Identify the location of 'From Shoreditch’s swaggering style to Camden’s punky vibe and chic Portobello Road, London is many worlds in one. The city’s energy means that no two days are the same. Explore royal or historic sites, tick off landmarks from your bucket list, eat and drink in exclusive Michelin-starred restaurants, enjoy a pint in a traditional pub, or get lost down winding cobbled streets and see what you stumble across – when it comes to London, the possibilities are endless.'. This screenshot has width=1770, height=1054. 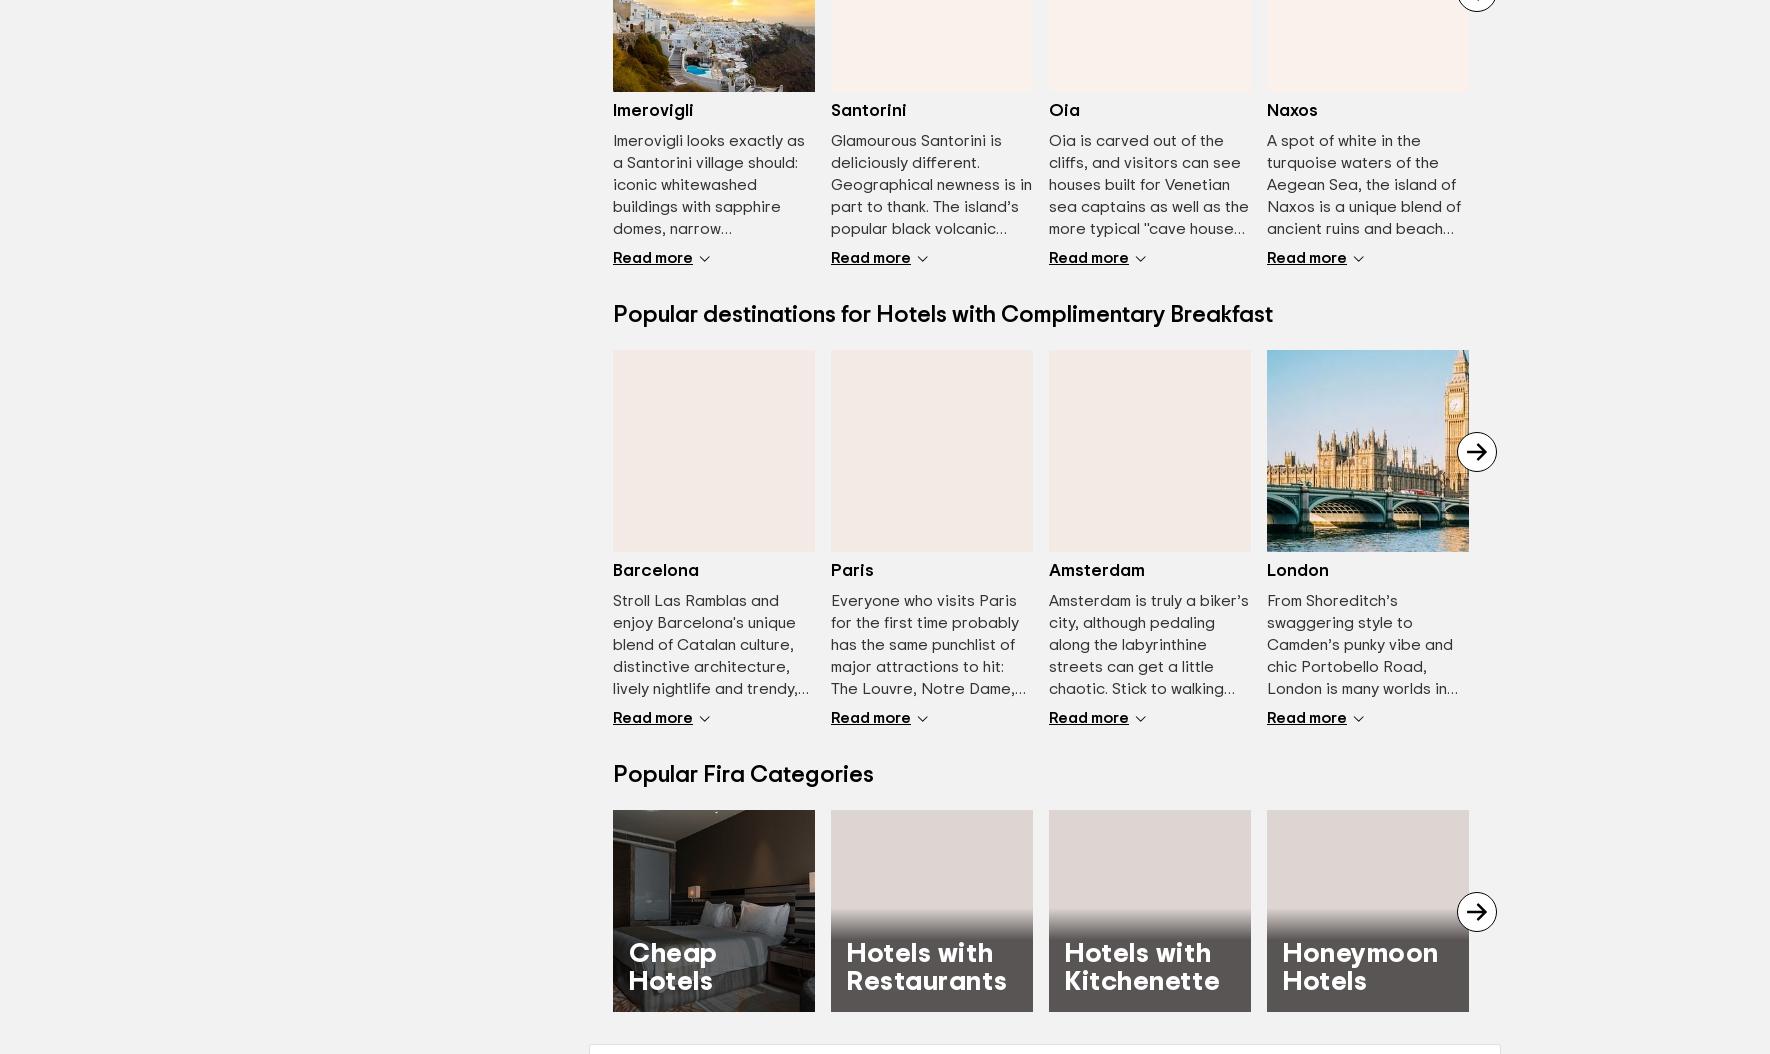
(1367, 798).